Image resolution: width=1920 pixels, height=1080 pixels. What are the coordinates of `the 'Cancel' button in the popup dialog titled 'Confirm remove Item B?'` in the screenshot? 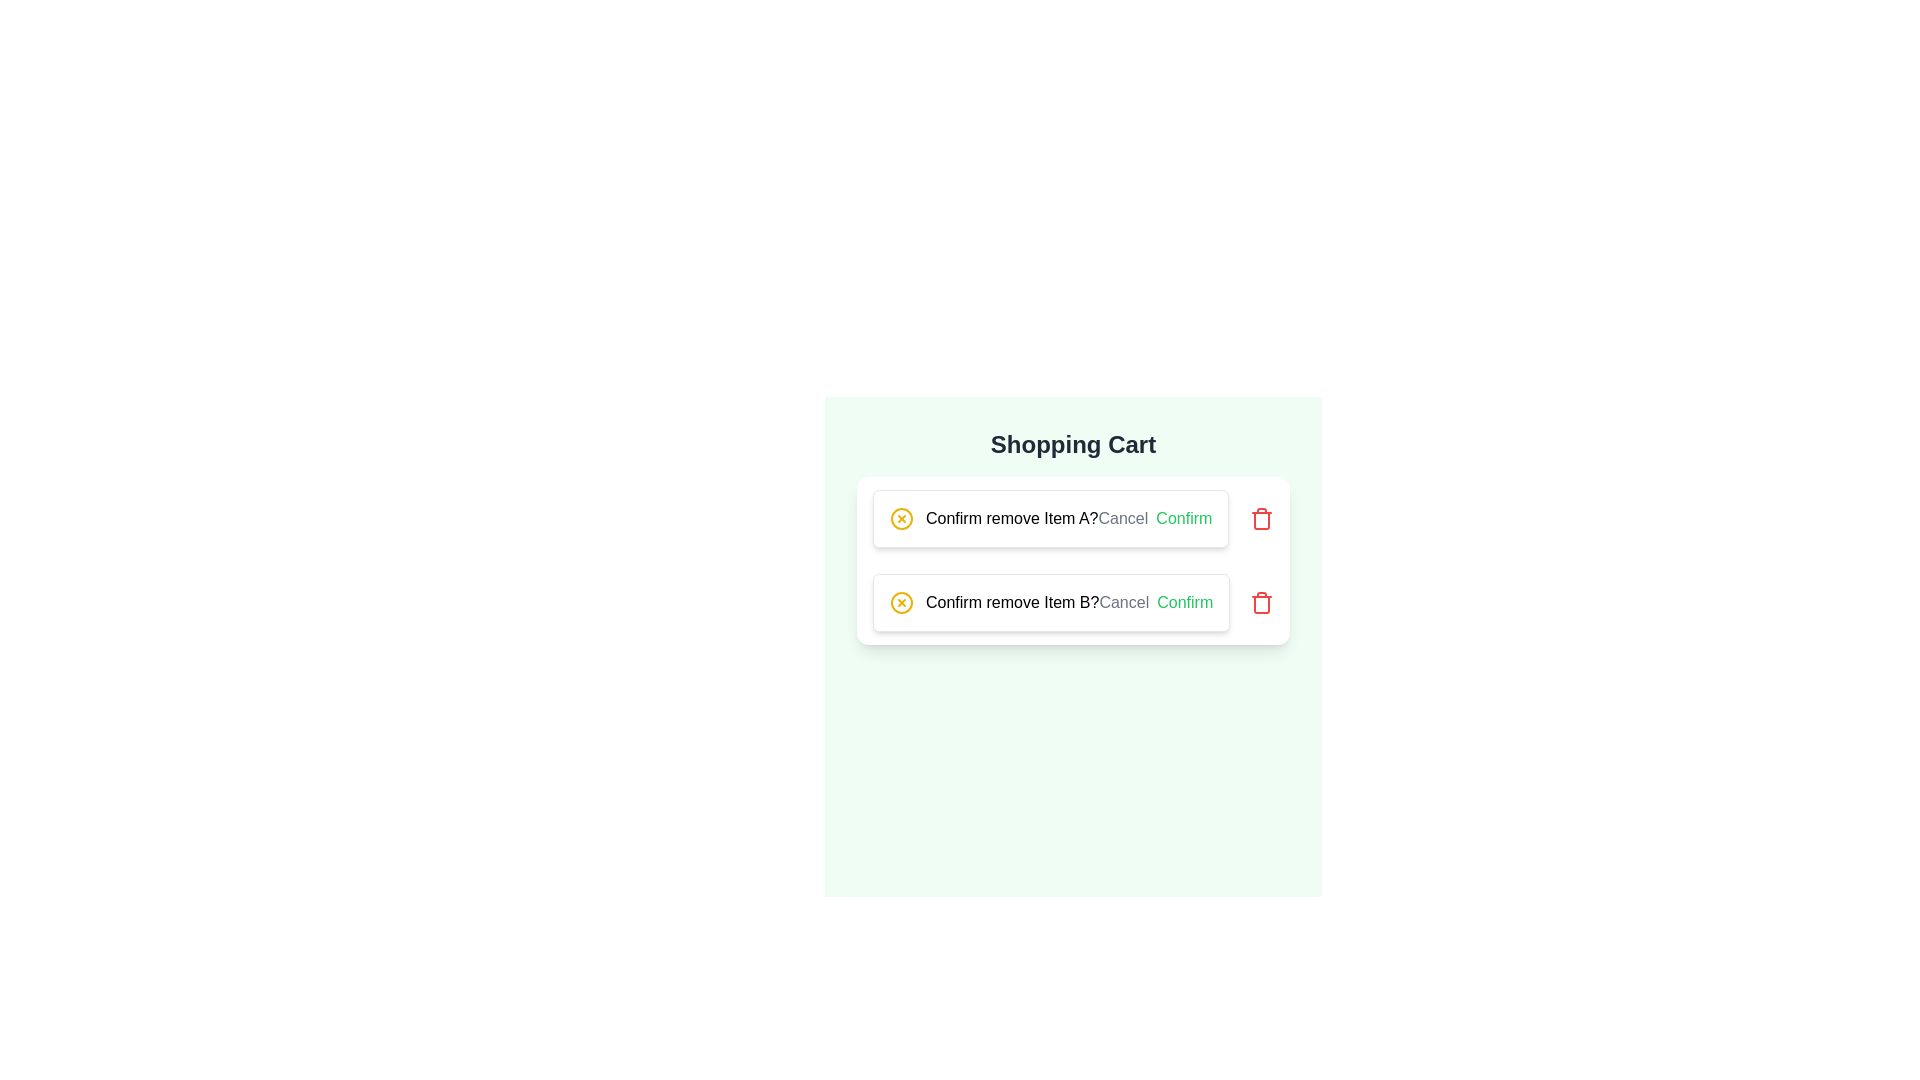 It's located at (1124, 601).